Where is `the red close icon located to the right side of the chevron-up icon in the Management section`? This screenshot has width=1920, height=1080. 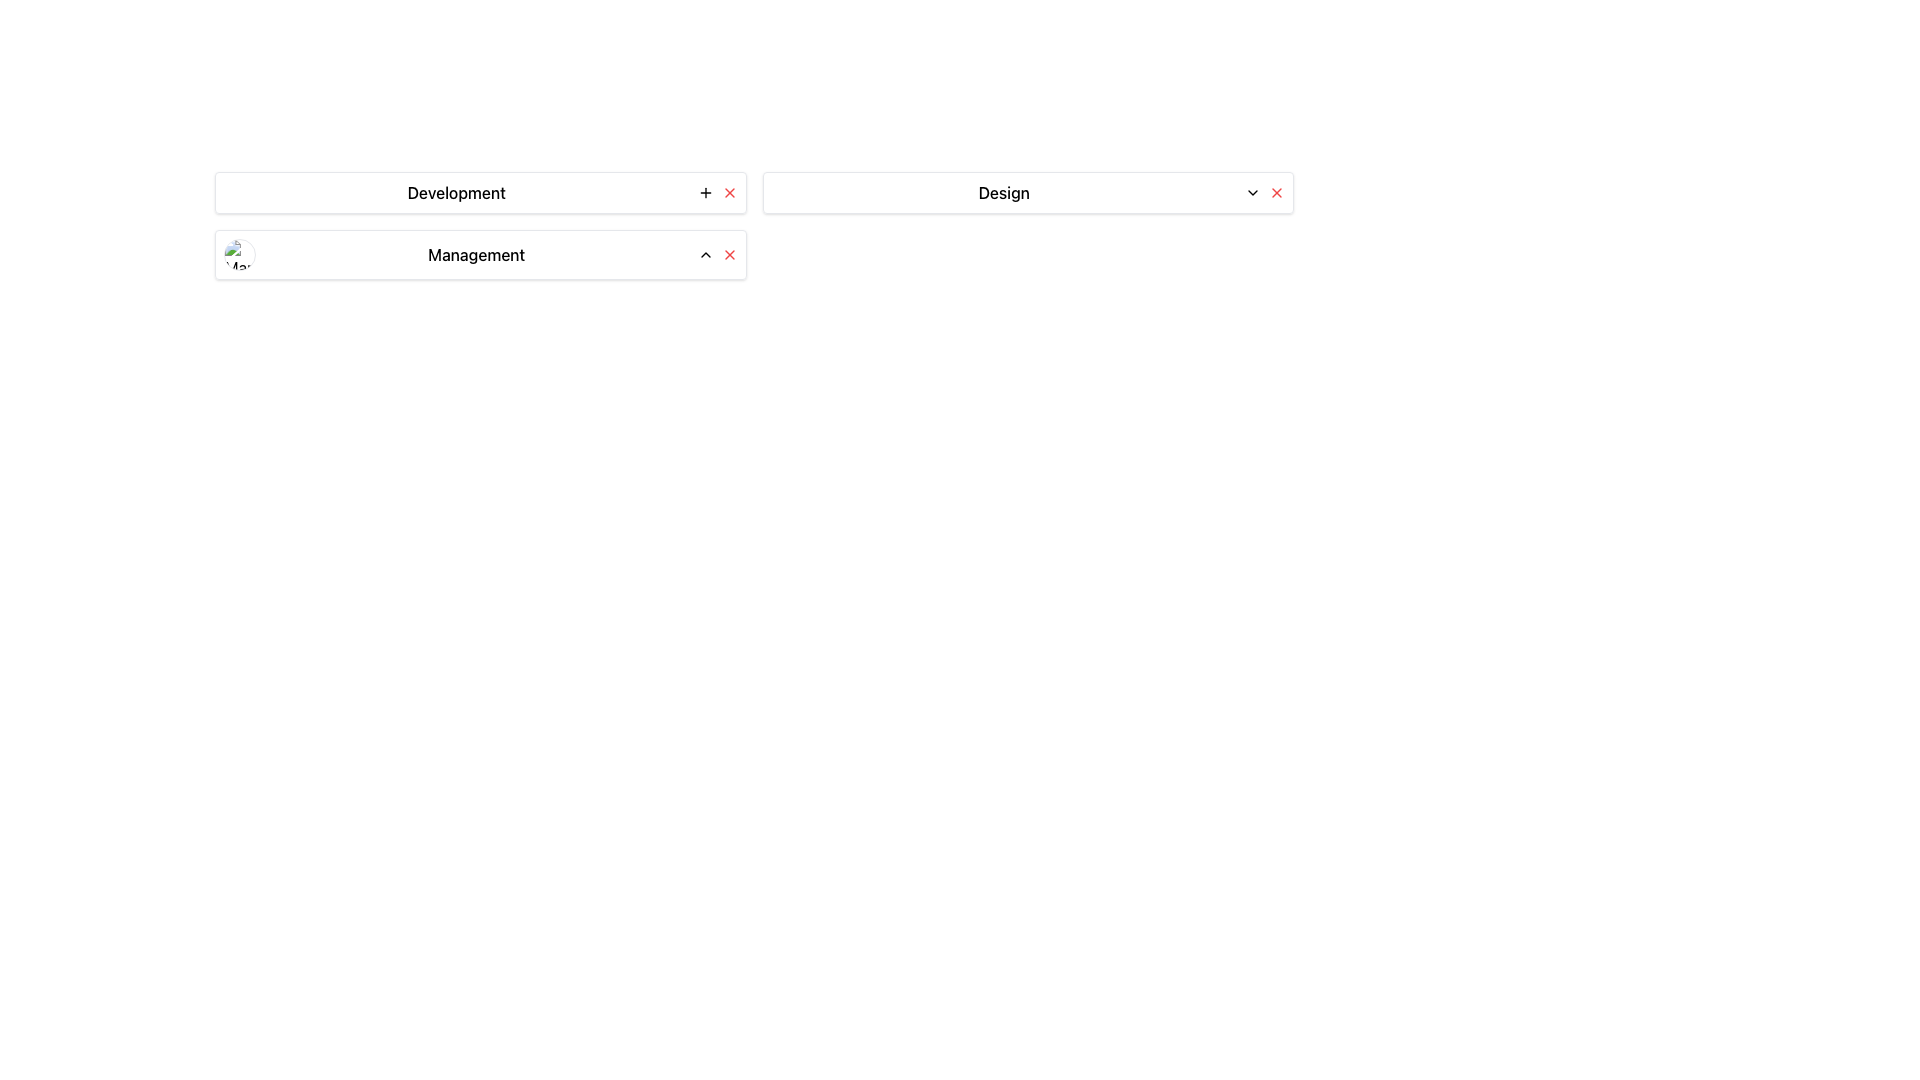 the red close icon located to the right side of the chevron-up icon in the Management section is located at coordinates (728, 253).